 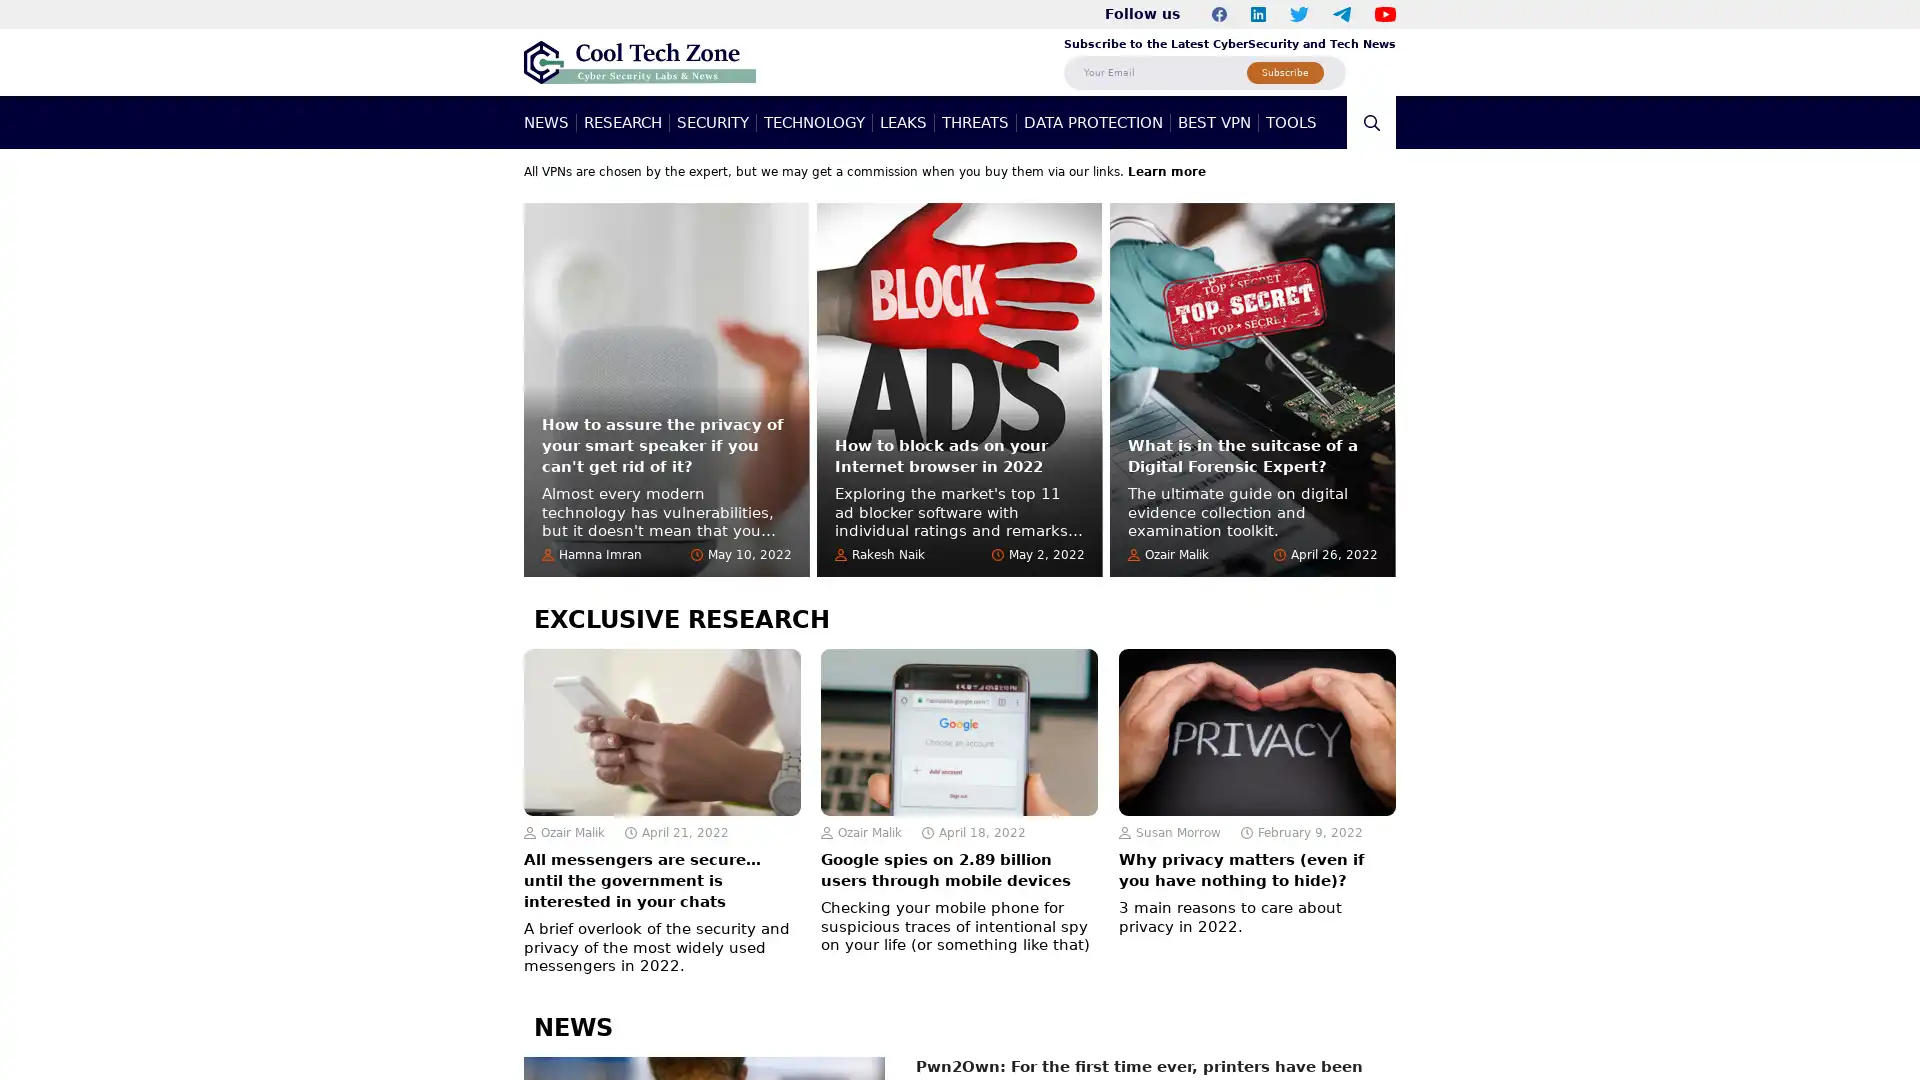 I want to click on Subscribe, so click(x=1285, y=71).